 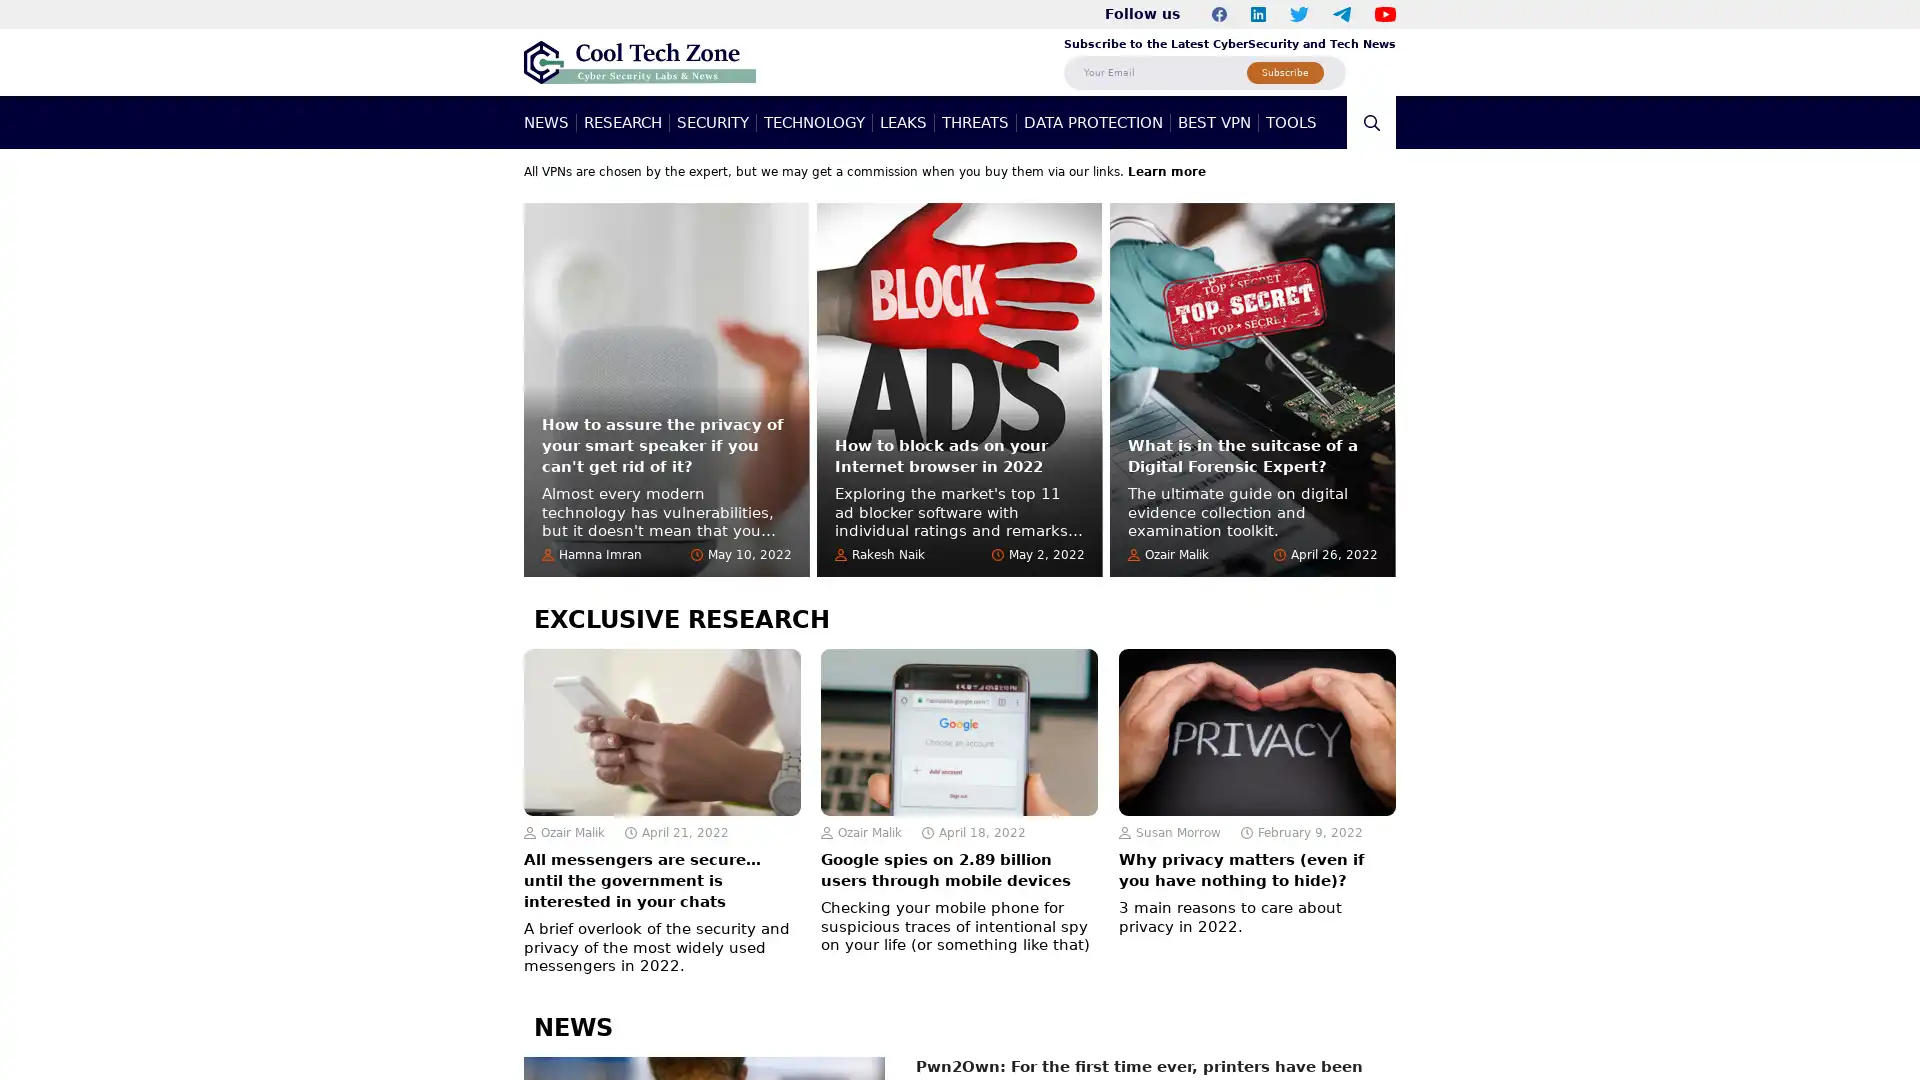 I want to click on Subscribe, so click(x=1285, y=71).